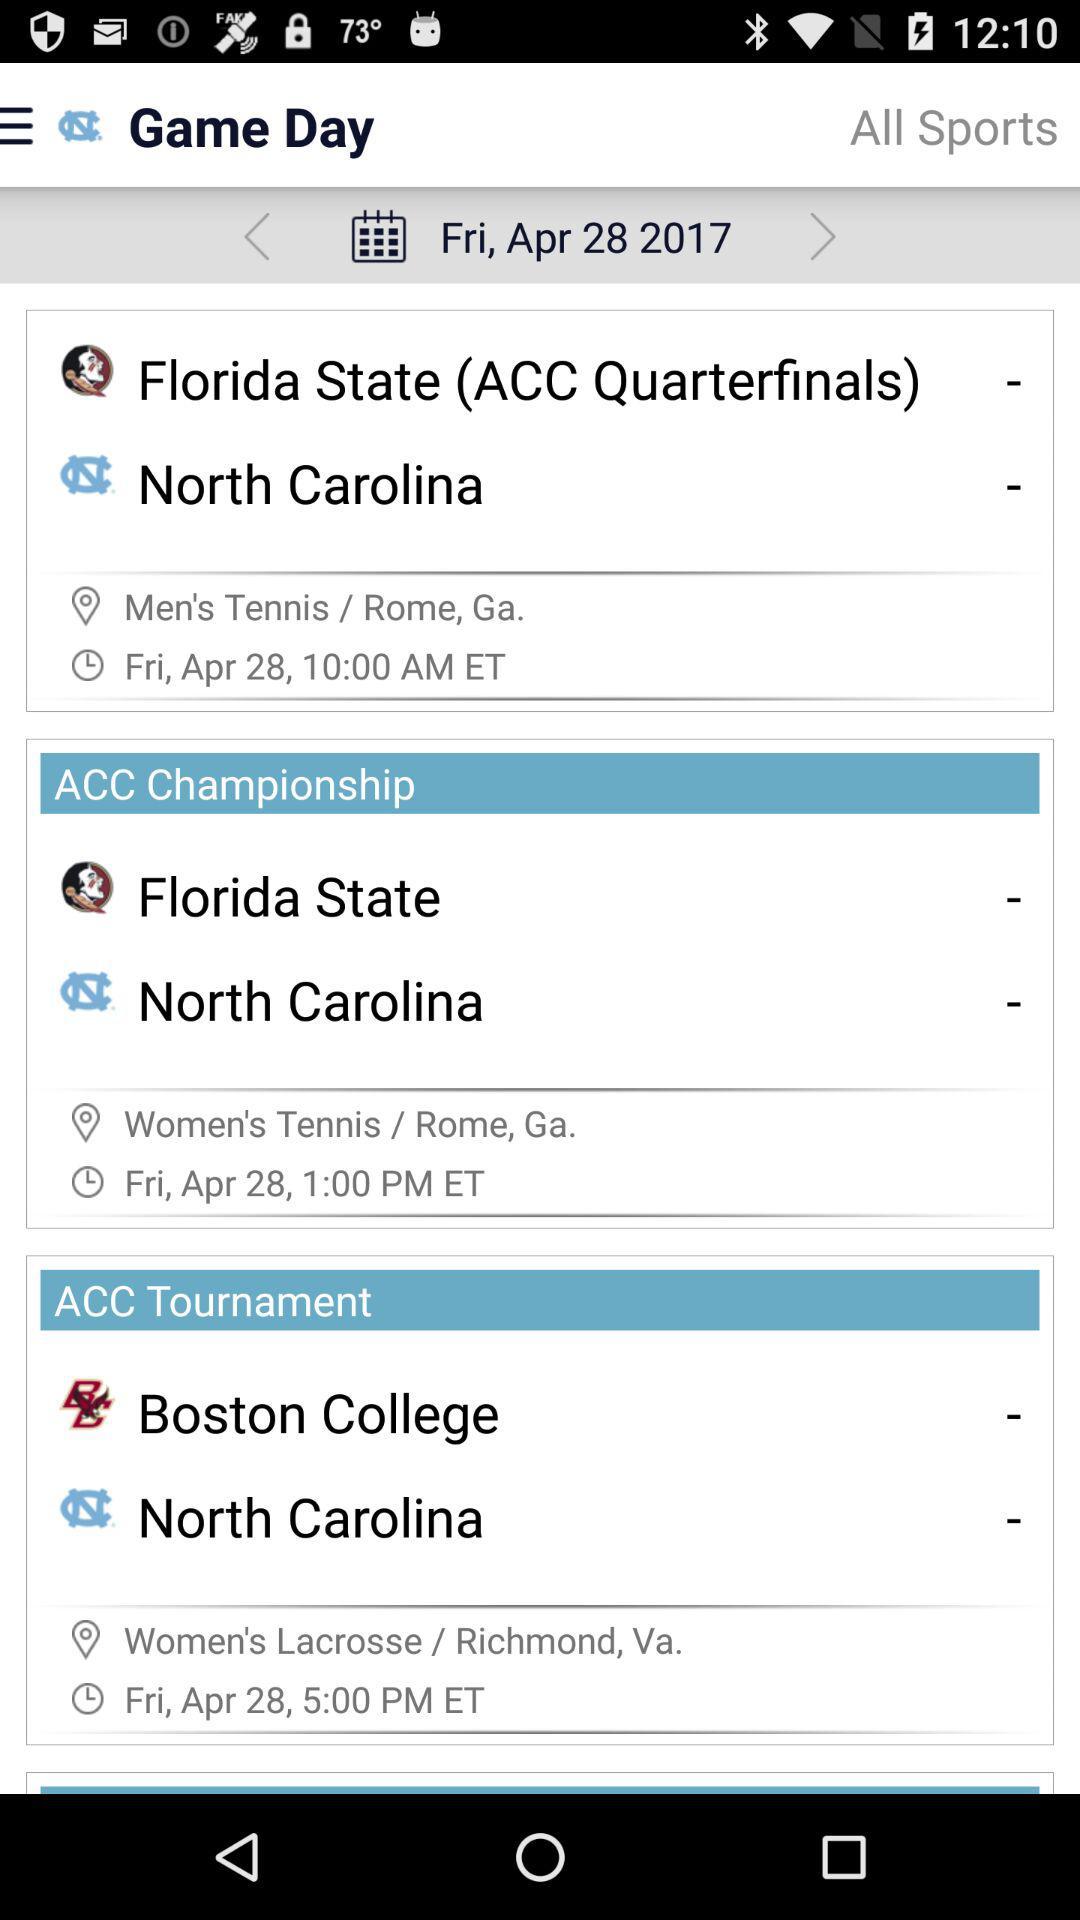 This screenshot has height=1920, width=1080. I want to click on previous day, so click(255, 236).